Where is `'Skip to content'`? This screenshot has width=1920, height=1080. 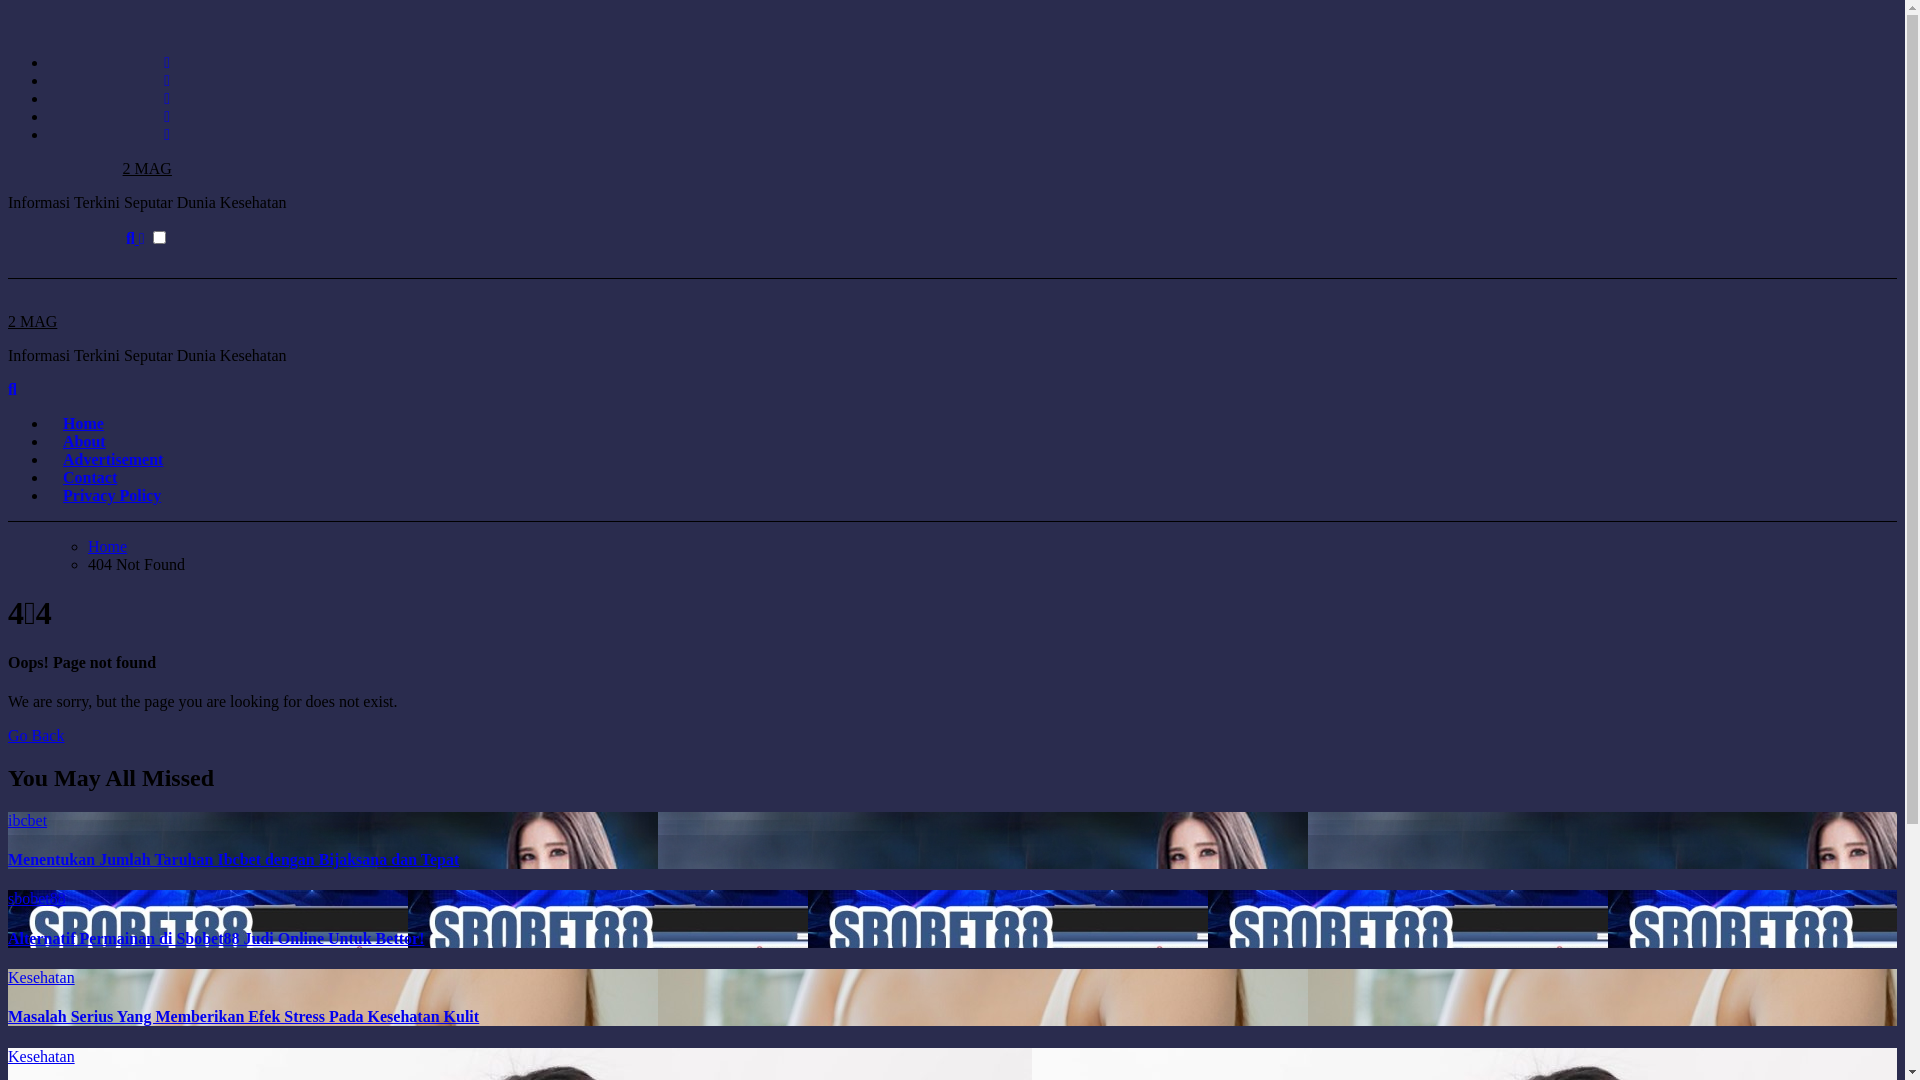 'Skip to content' is located at coordinates (6, 7).